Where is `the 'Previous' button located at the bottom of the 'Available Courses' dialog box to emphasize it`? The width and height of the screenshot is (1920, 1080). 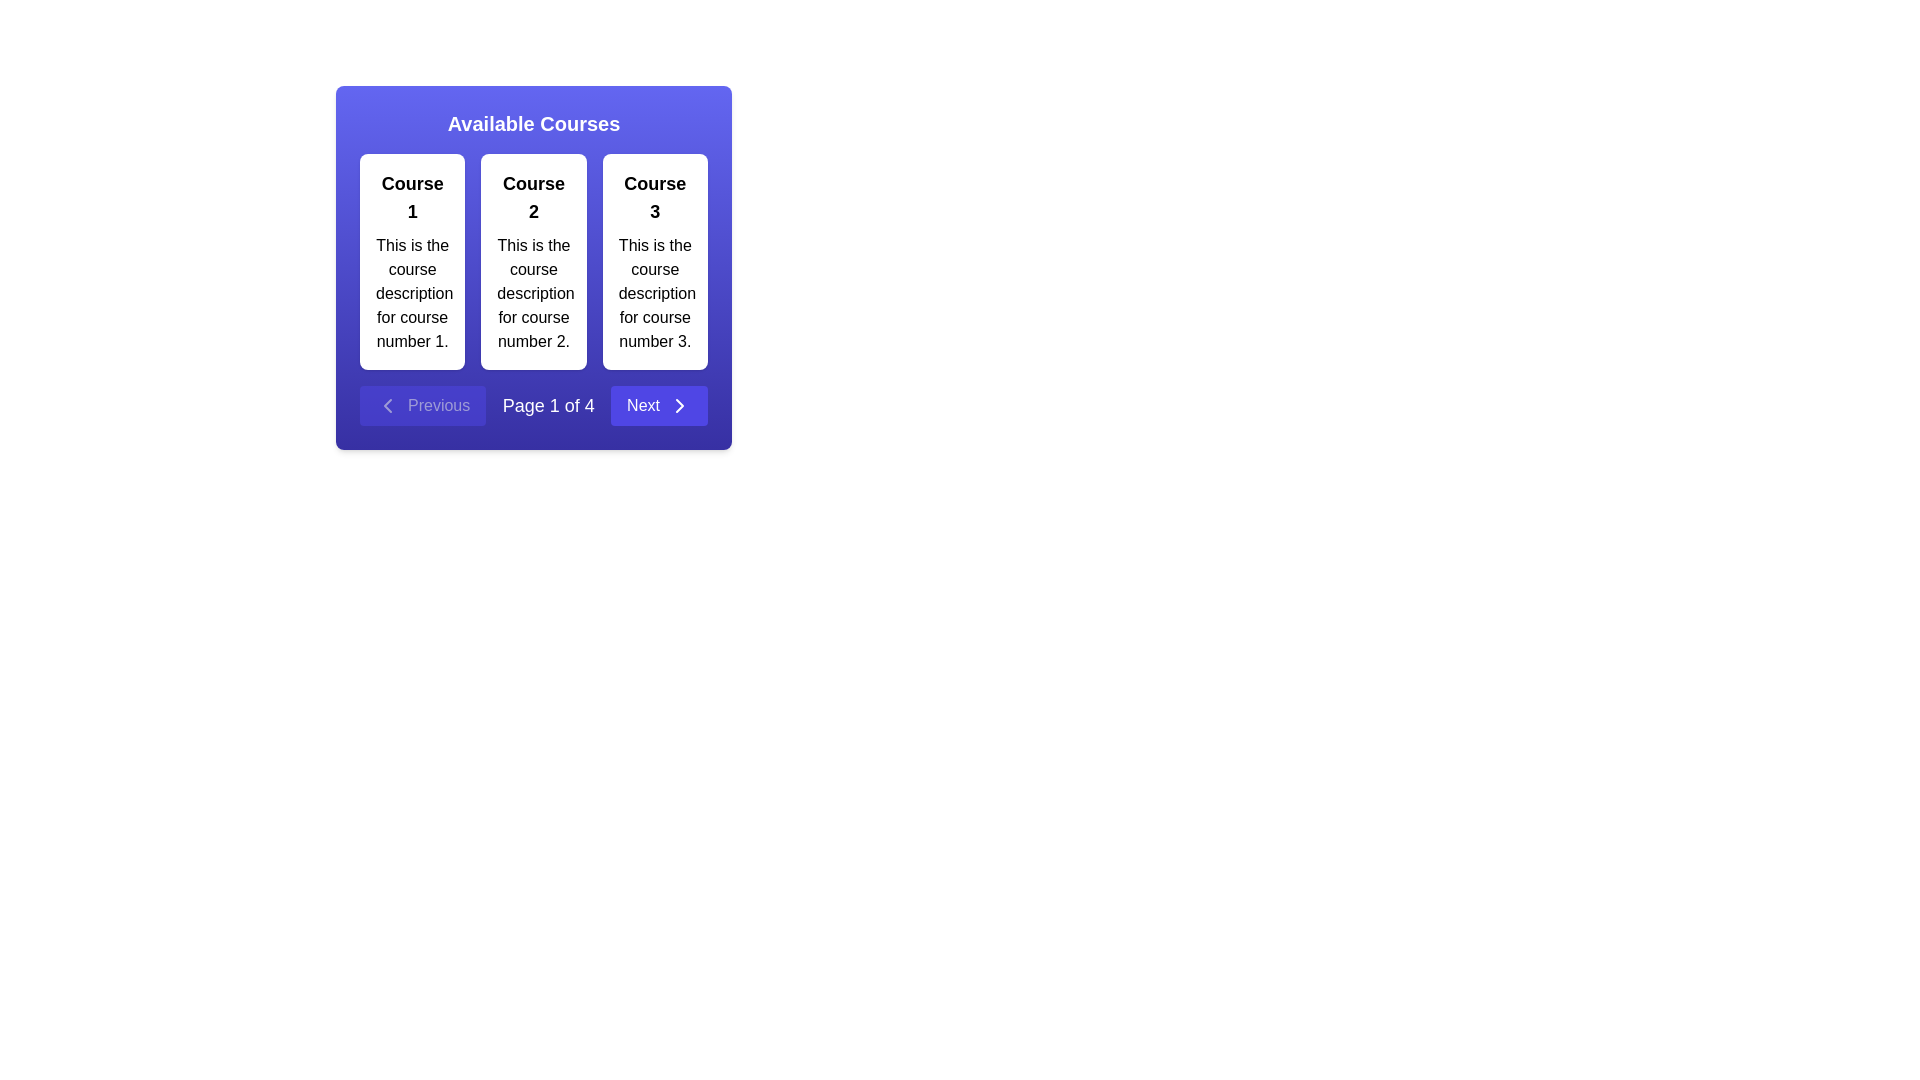
the 'Previous' button located at the bottom of the 'Available Courses' dialog box to emphasize it is located at coordinates (422, 405).